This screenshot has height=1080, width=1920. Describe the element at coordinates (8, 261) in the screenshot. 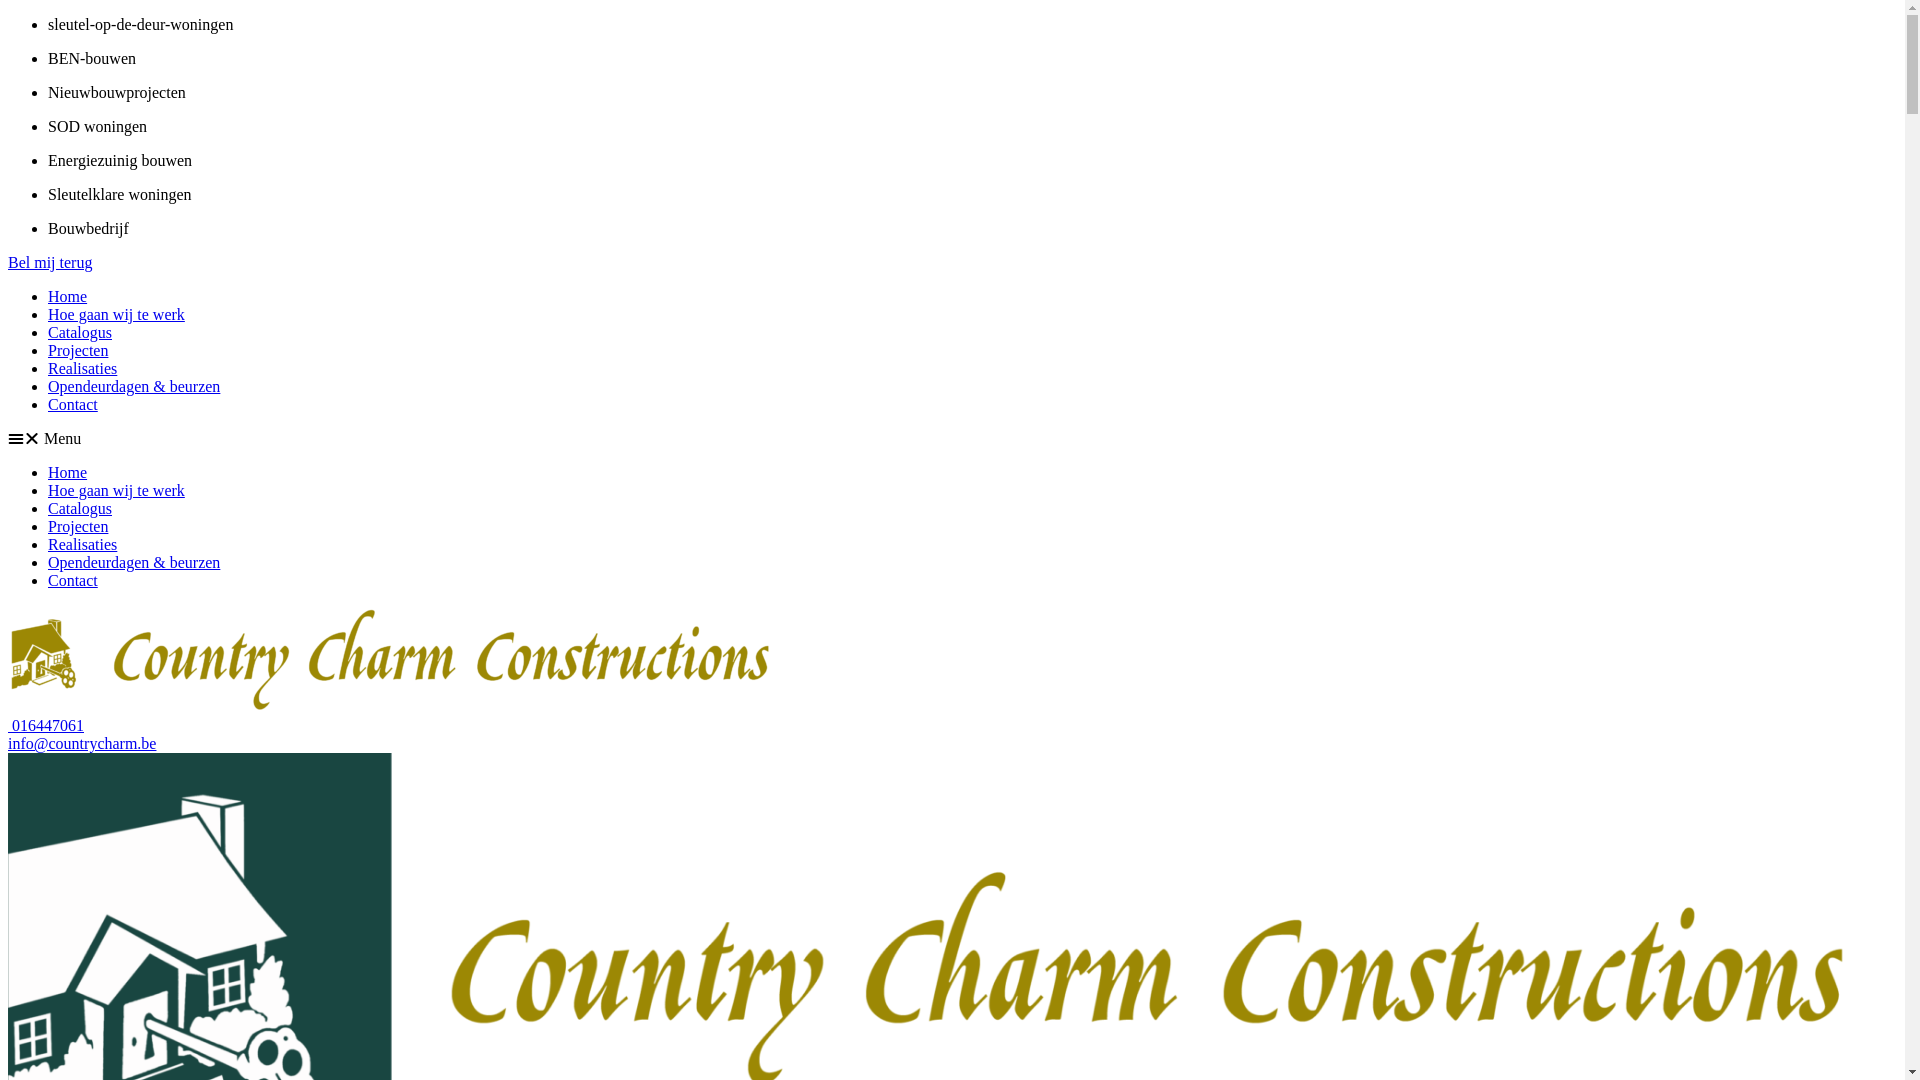

I see `'Bel mij terug'` at that location.